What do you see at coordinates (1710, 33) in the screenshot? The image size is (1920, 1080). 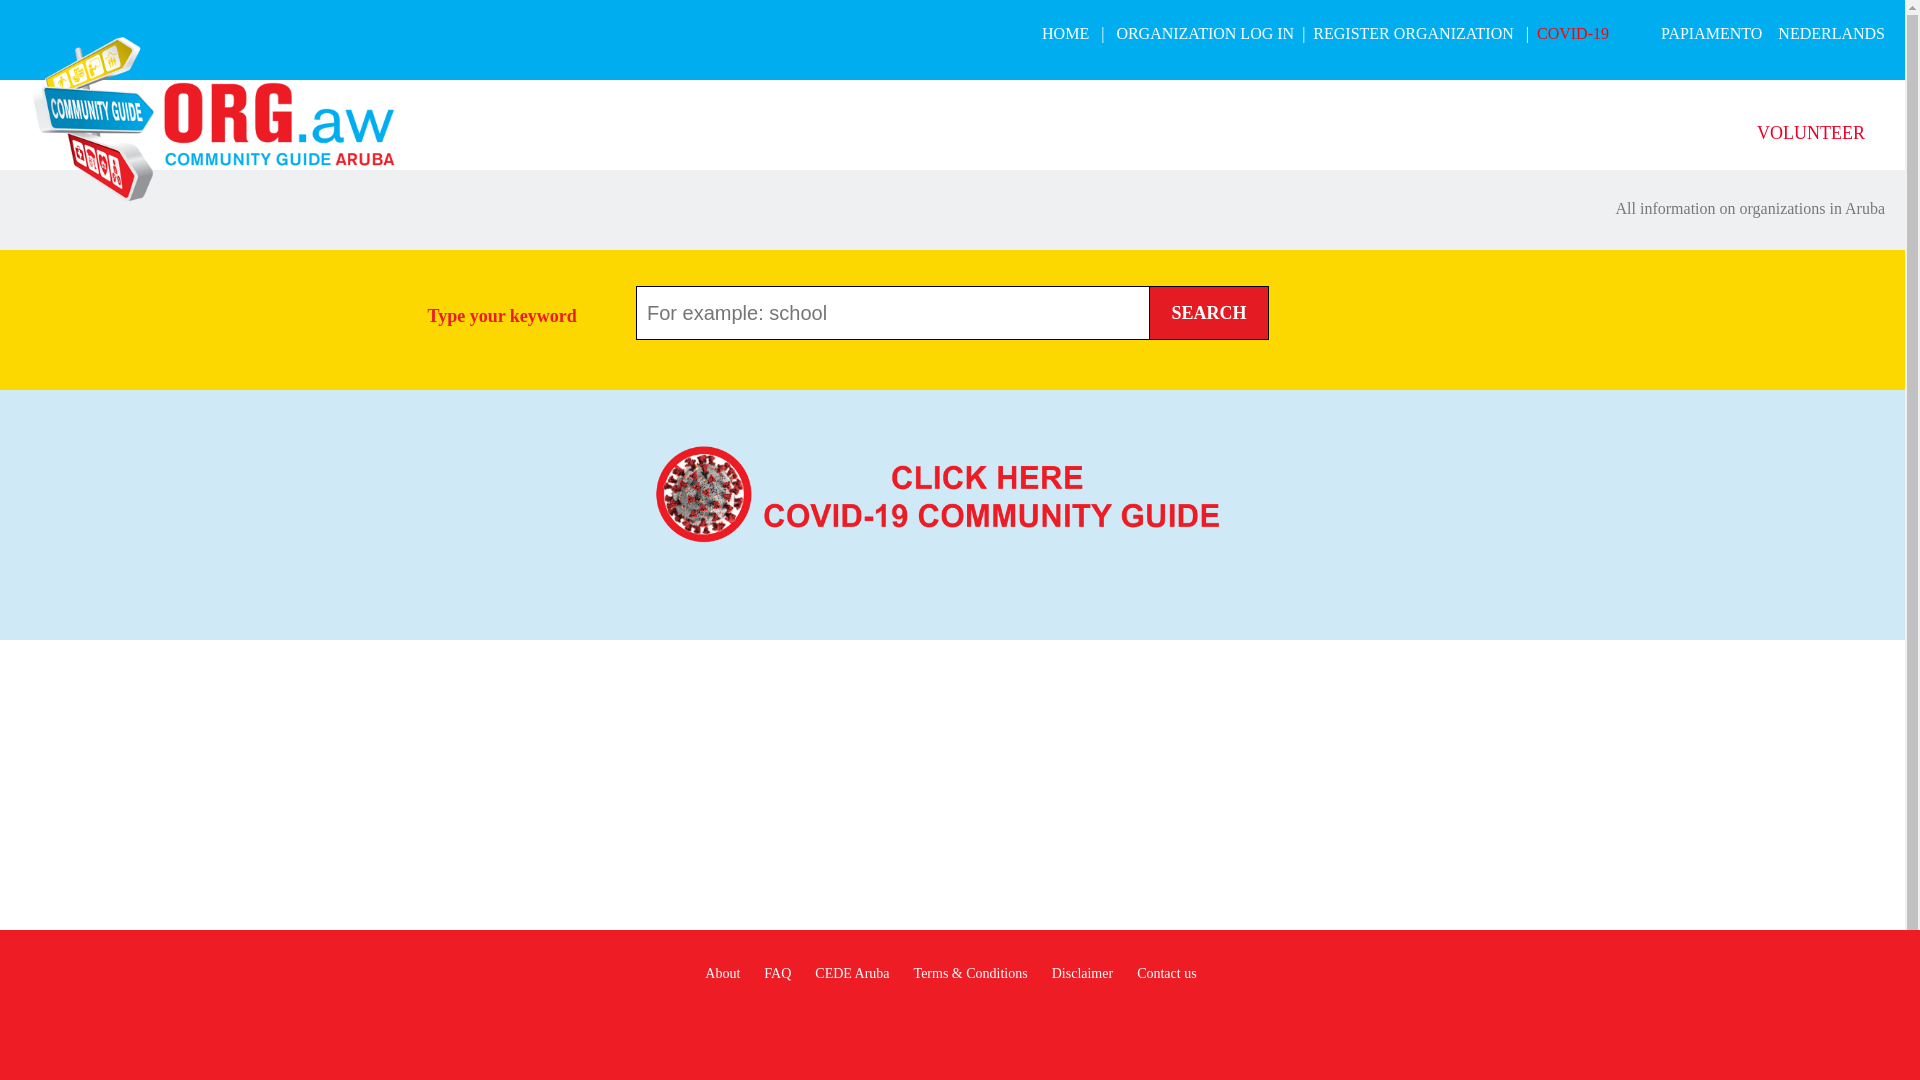 I see `'PAPIAMENTO'` at bounding box center [1710, 33].